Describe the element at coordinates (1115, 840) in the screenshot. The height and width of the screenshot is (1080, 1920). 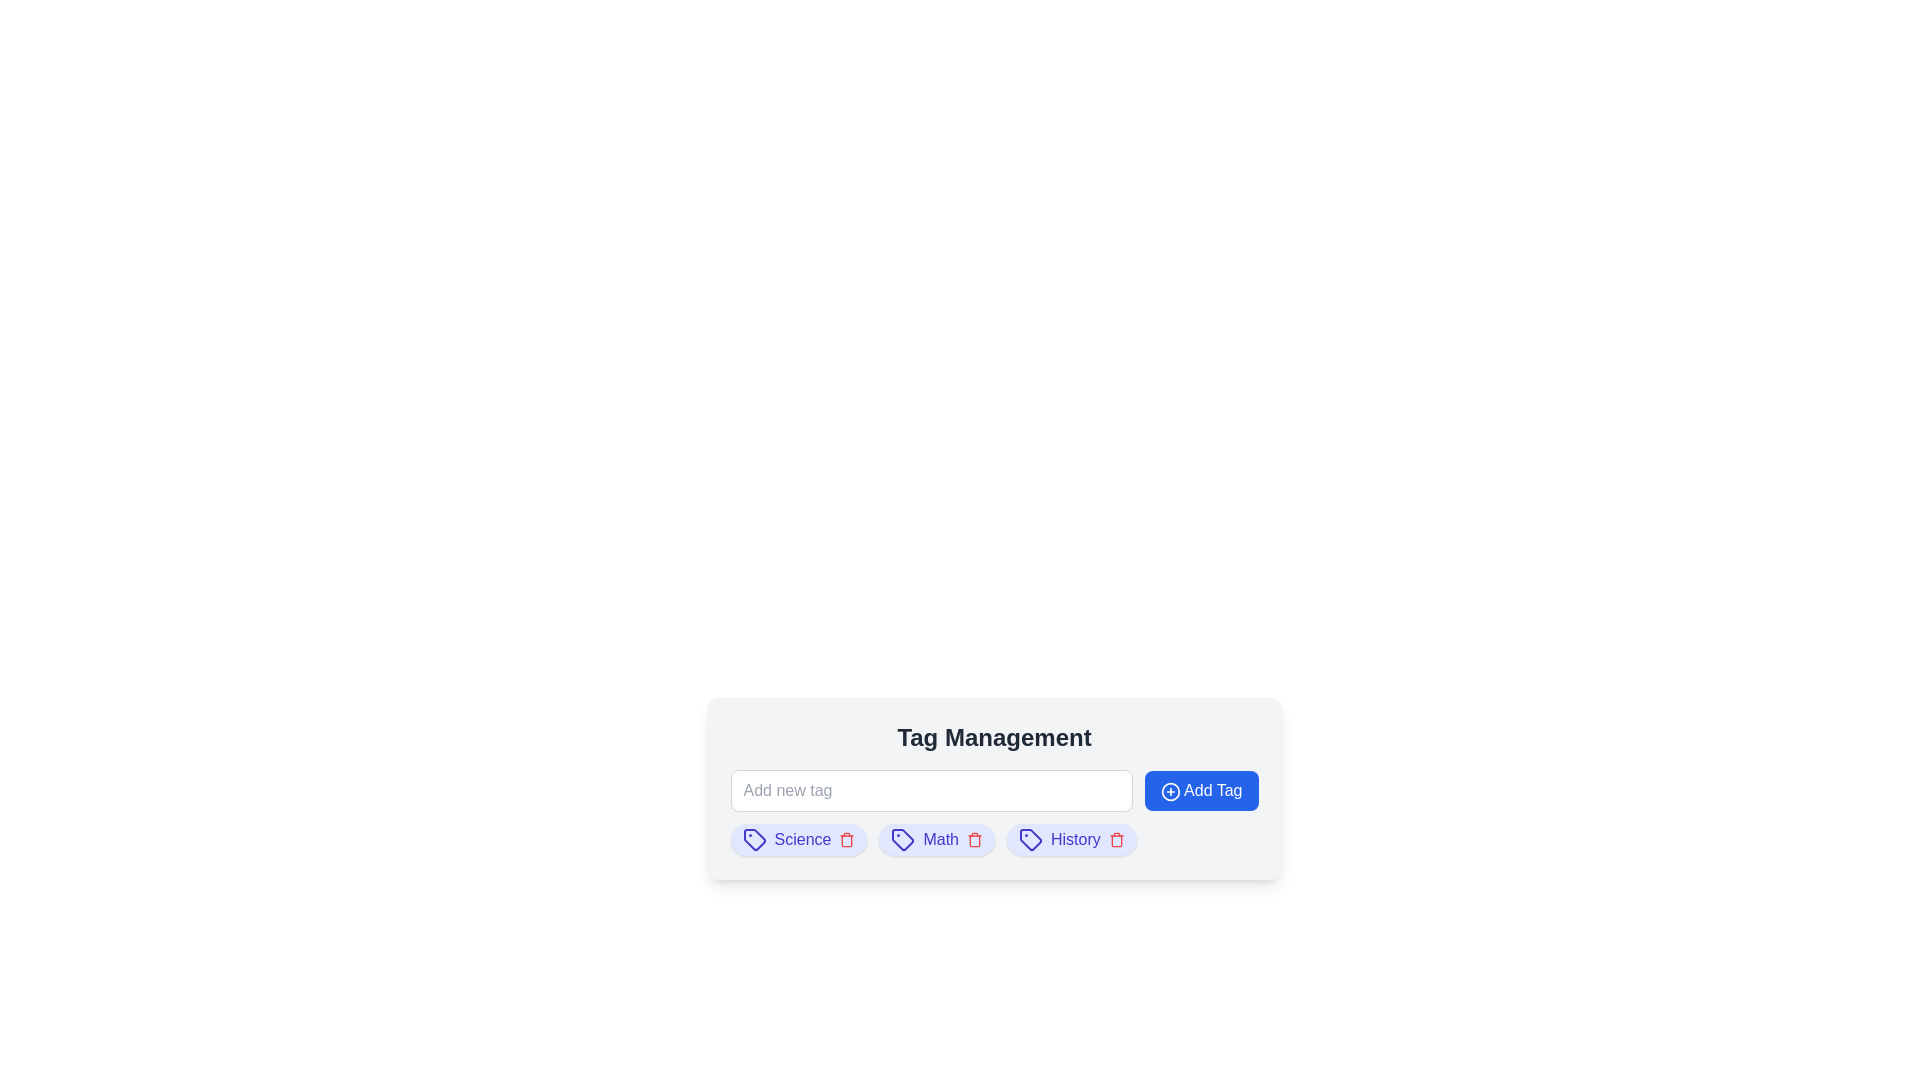
I see `the trash icon button located on the far right within the 'History' tag group` at that location.